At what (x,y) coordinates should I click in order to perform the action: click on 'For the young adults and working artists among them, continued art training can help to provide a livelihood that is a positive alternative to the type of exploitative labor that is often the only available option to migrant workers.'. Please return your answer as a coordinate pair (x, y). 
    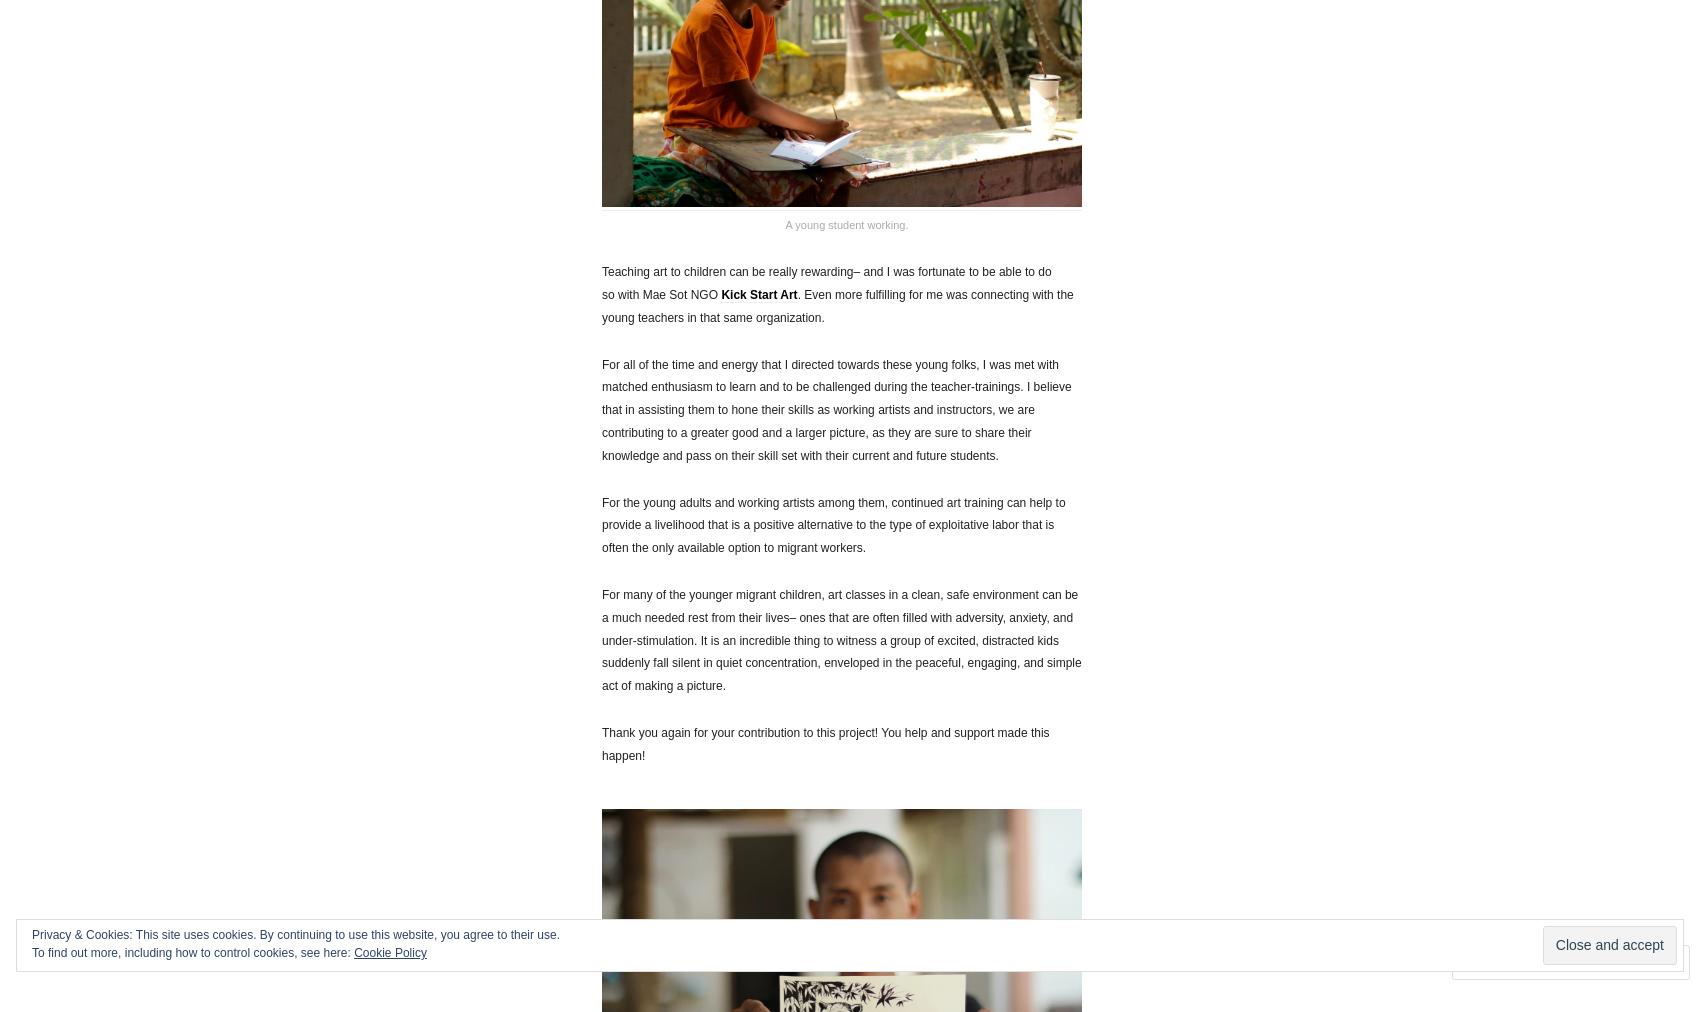
    Looking at the image, I should click on (832, 524).